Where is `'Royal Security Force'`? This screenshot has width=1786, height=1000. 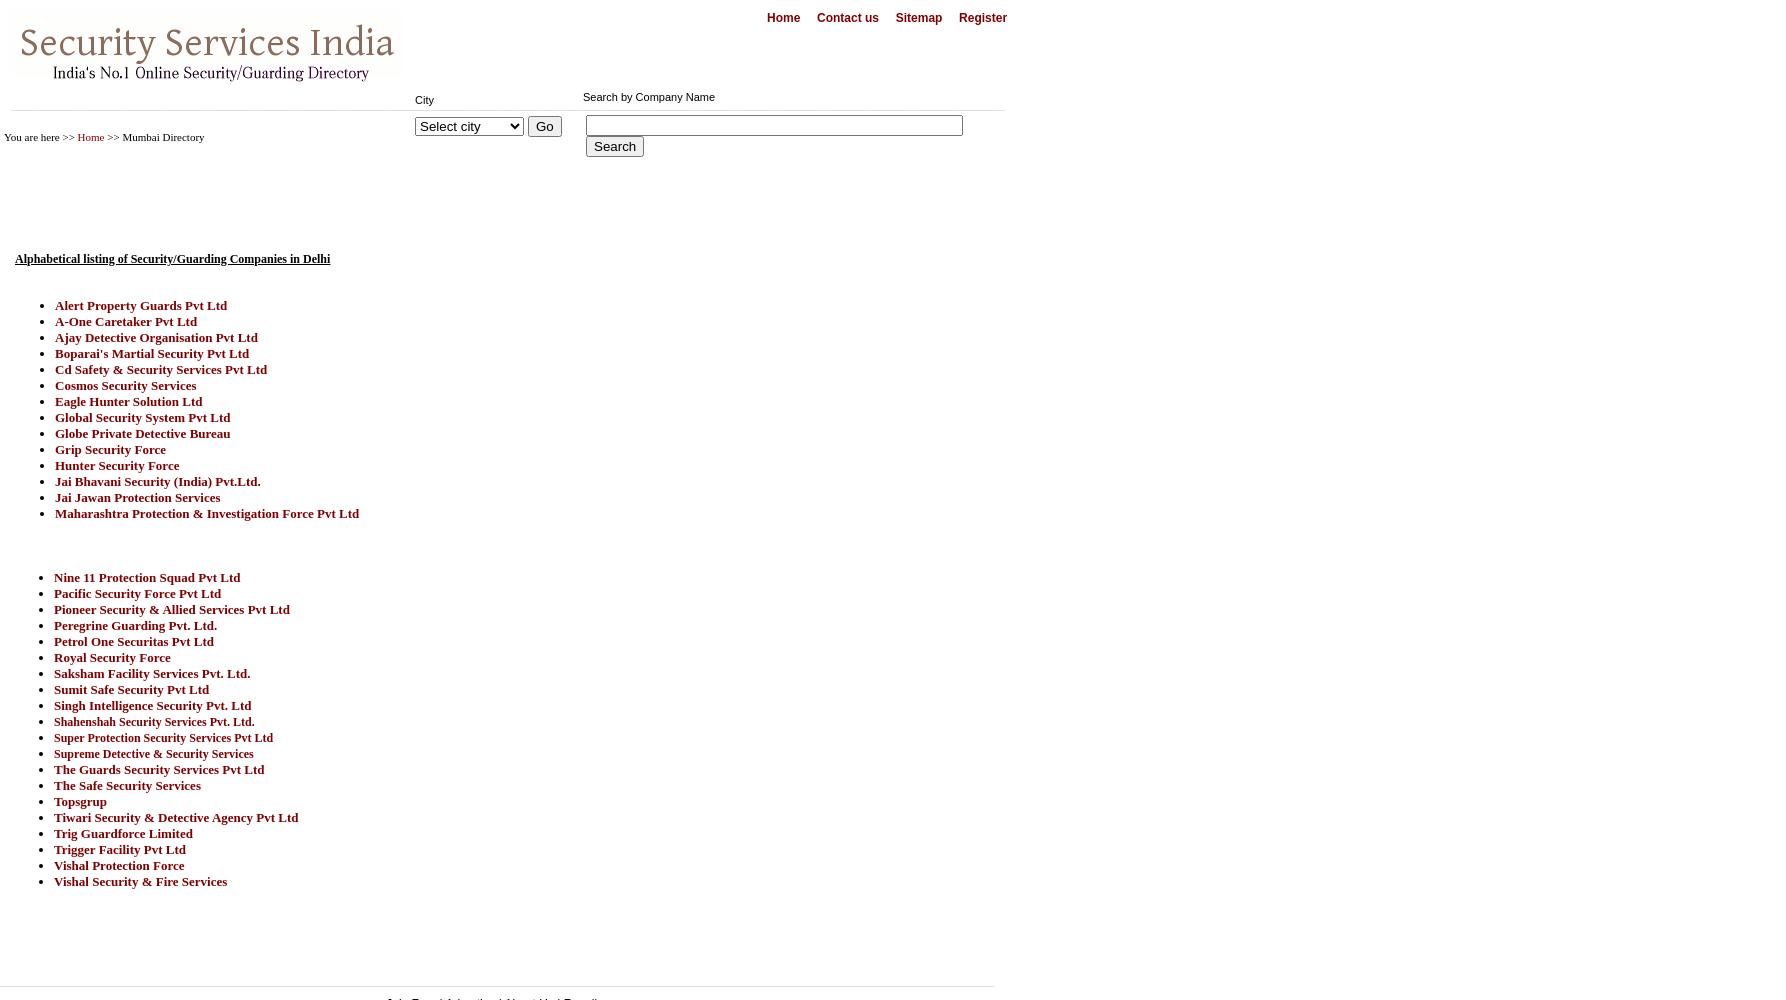 'Royal Security Force' is located at coordinates (111, 657).